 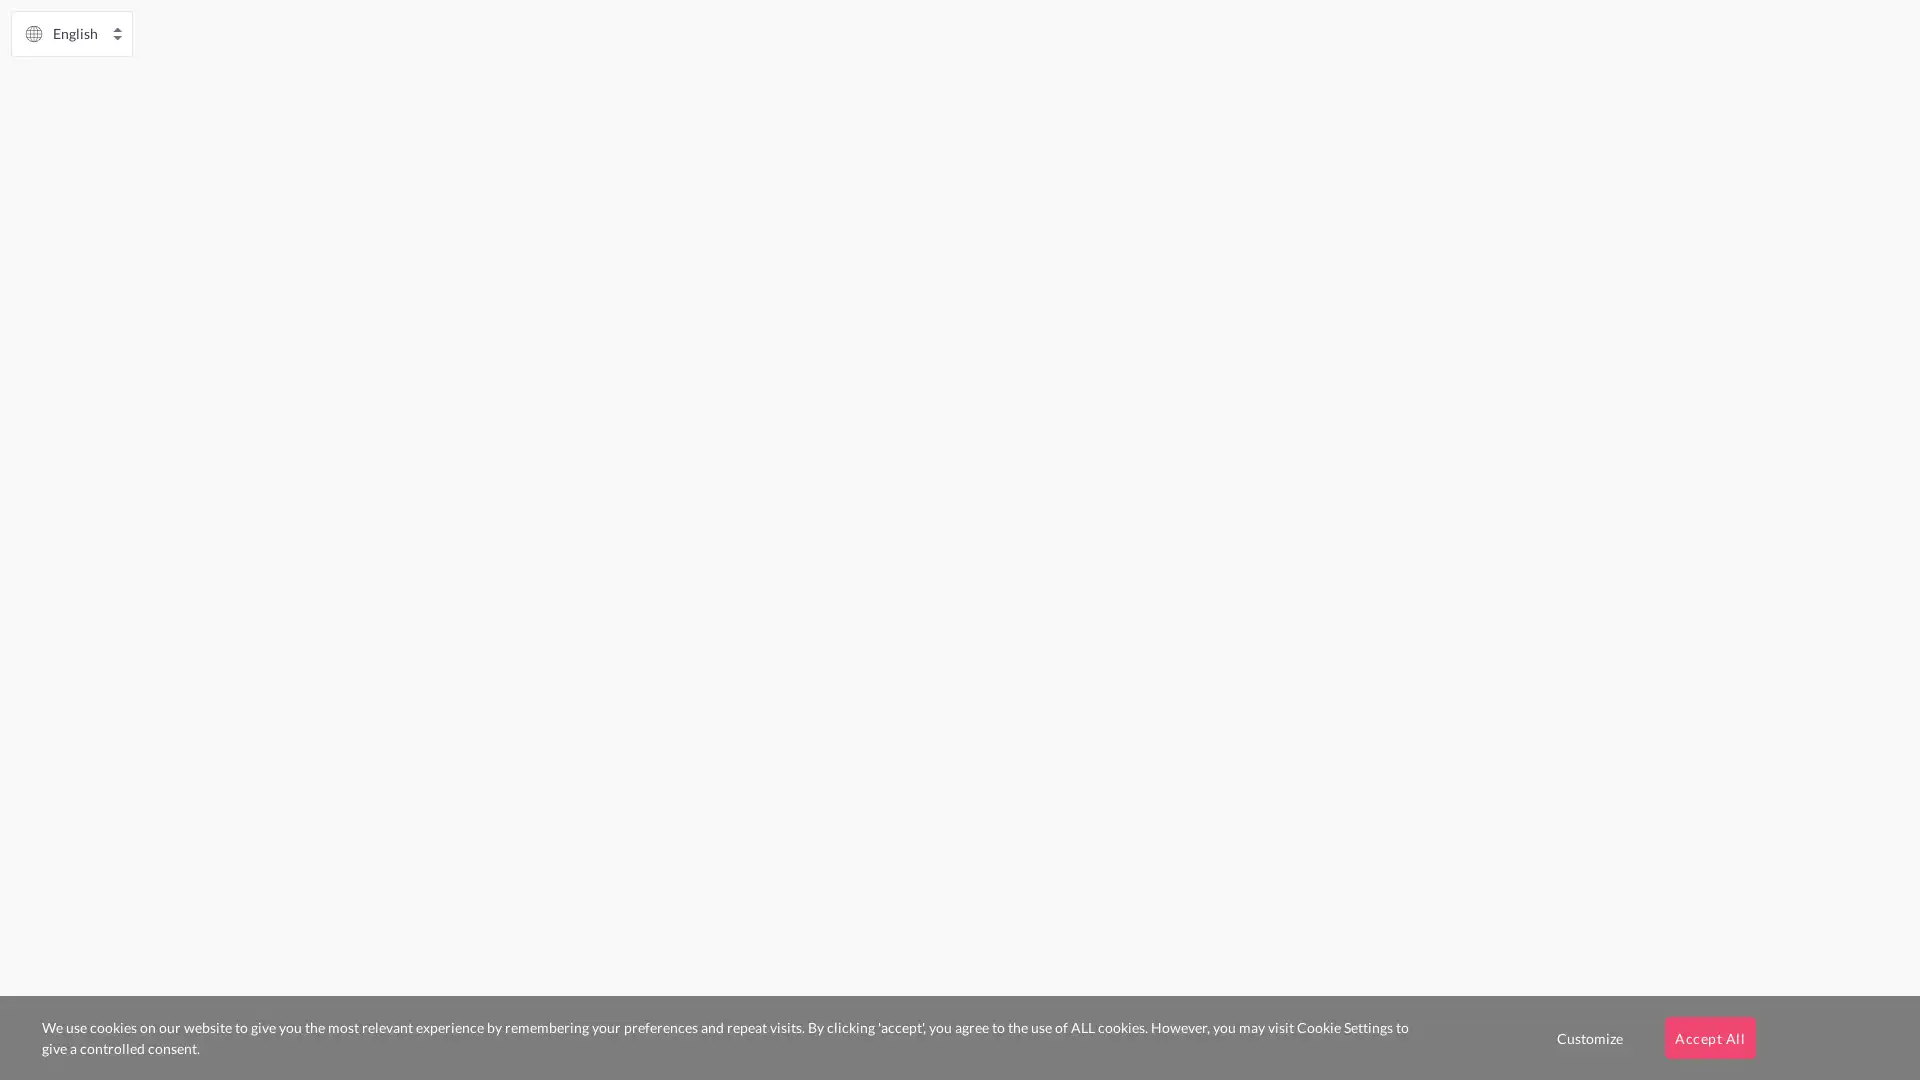 I want to click on Login, so click(x=478, y=627).